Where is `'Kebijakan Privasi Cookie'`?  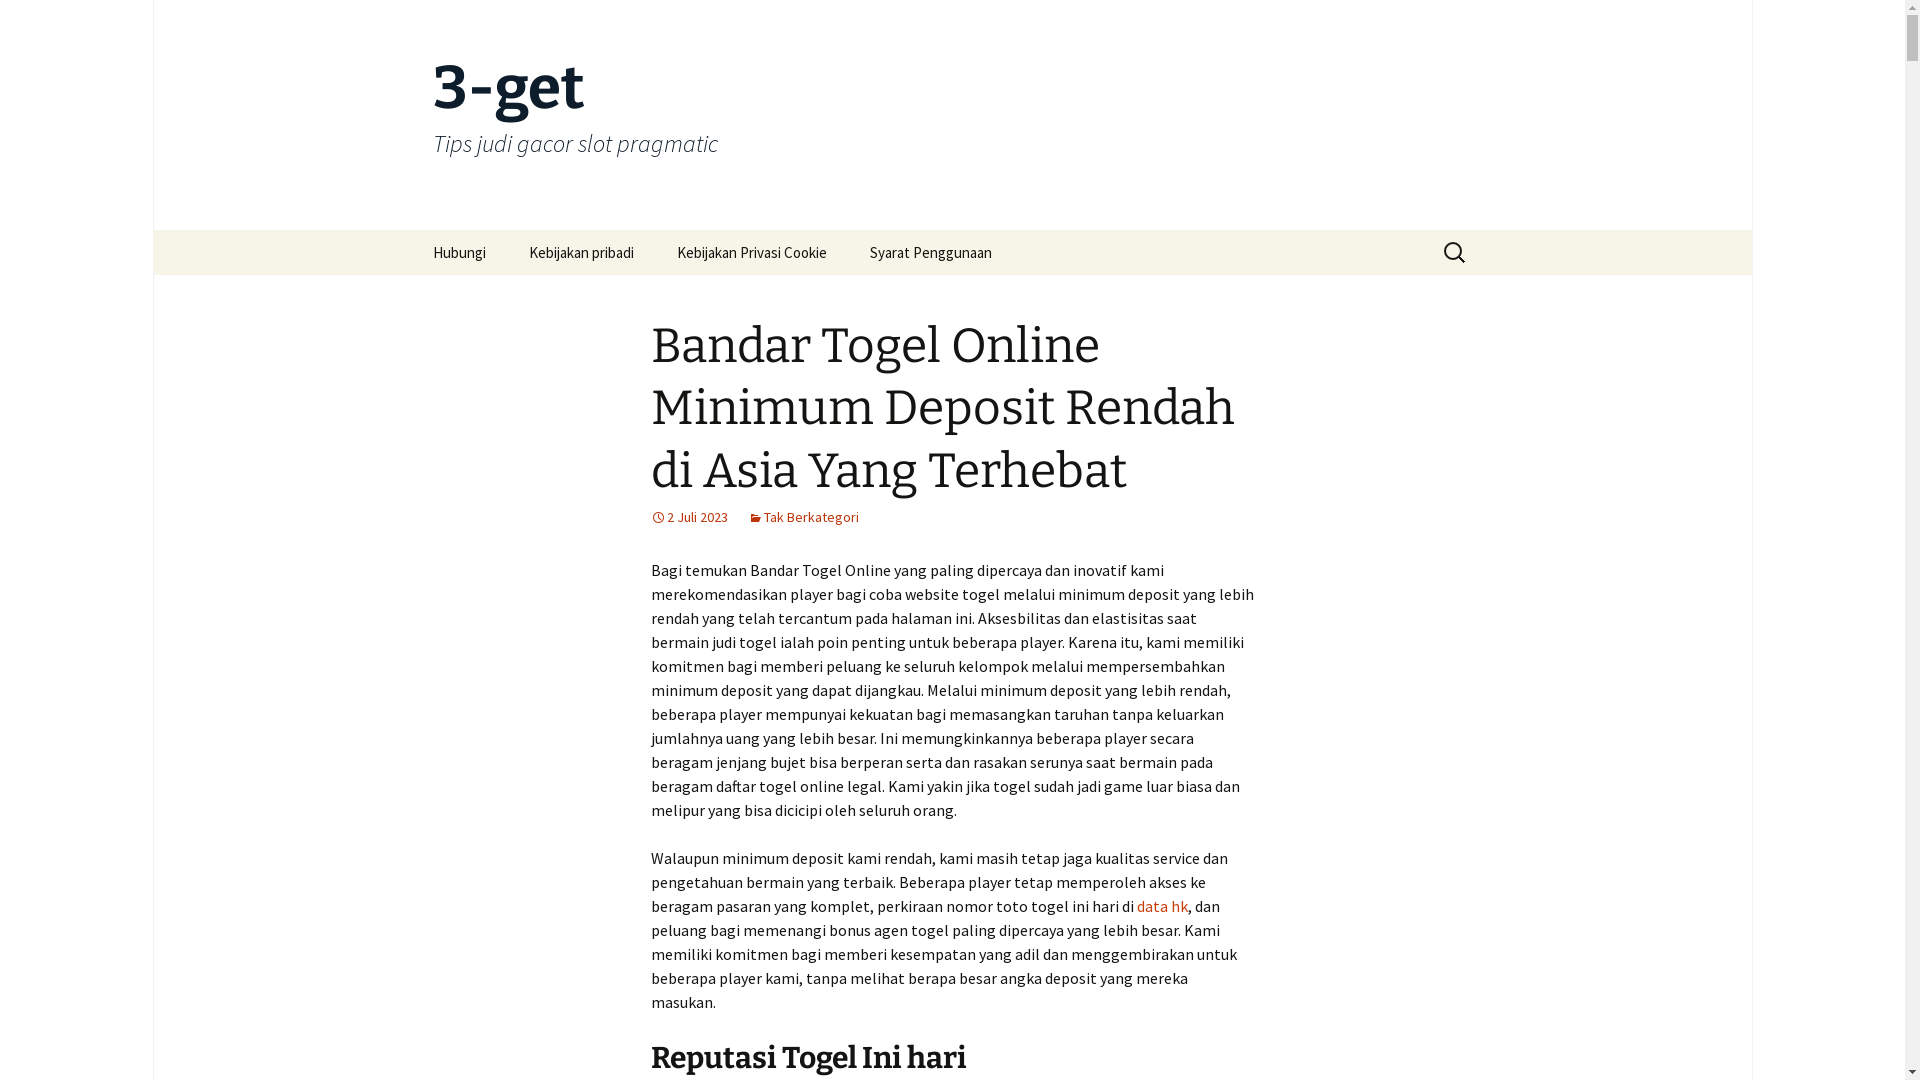 'Kebijakan Privasi Cookie' is located at coordinates (749, 251).